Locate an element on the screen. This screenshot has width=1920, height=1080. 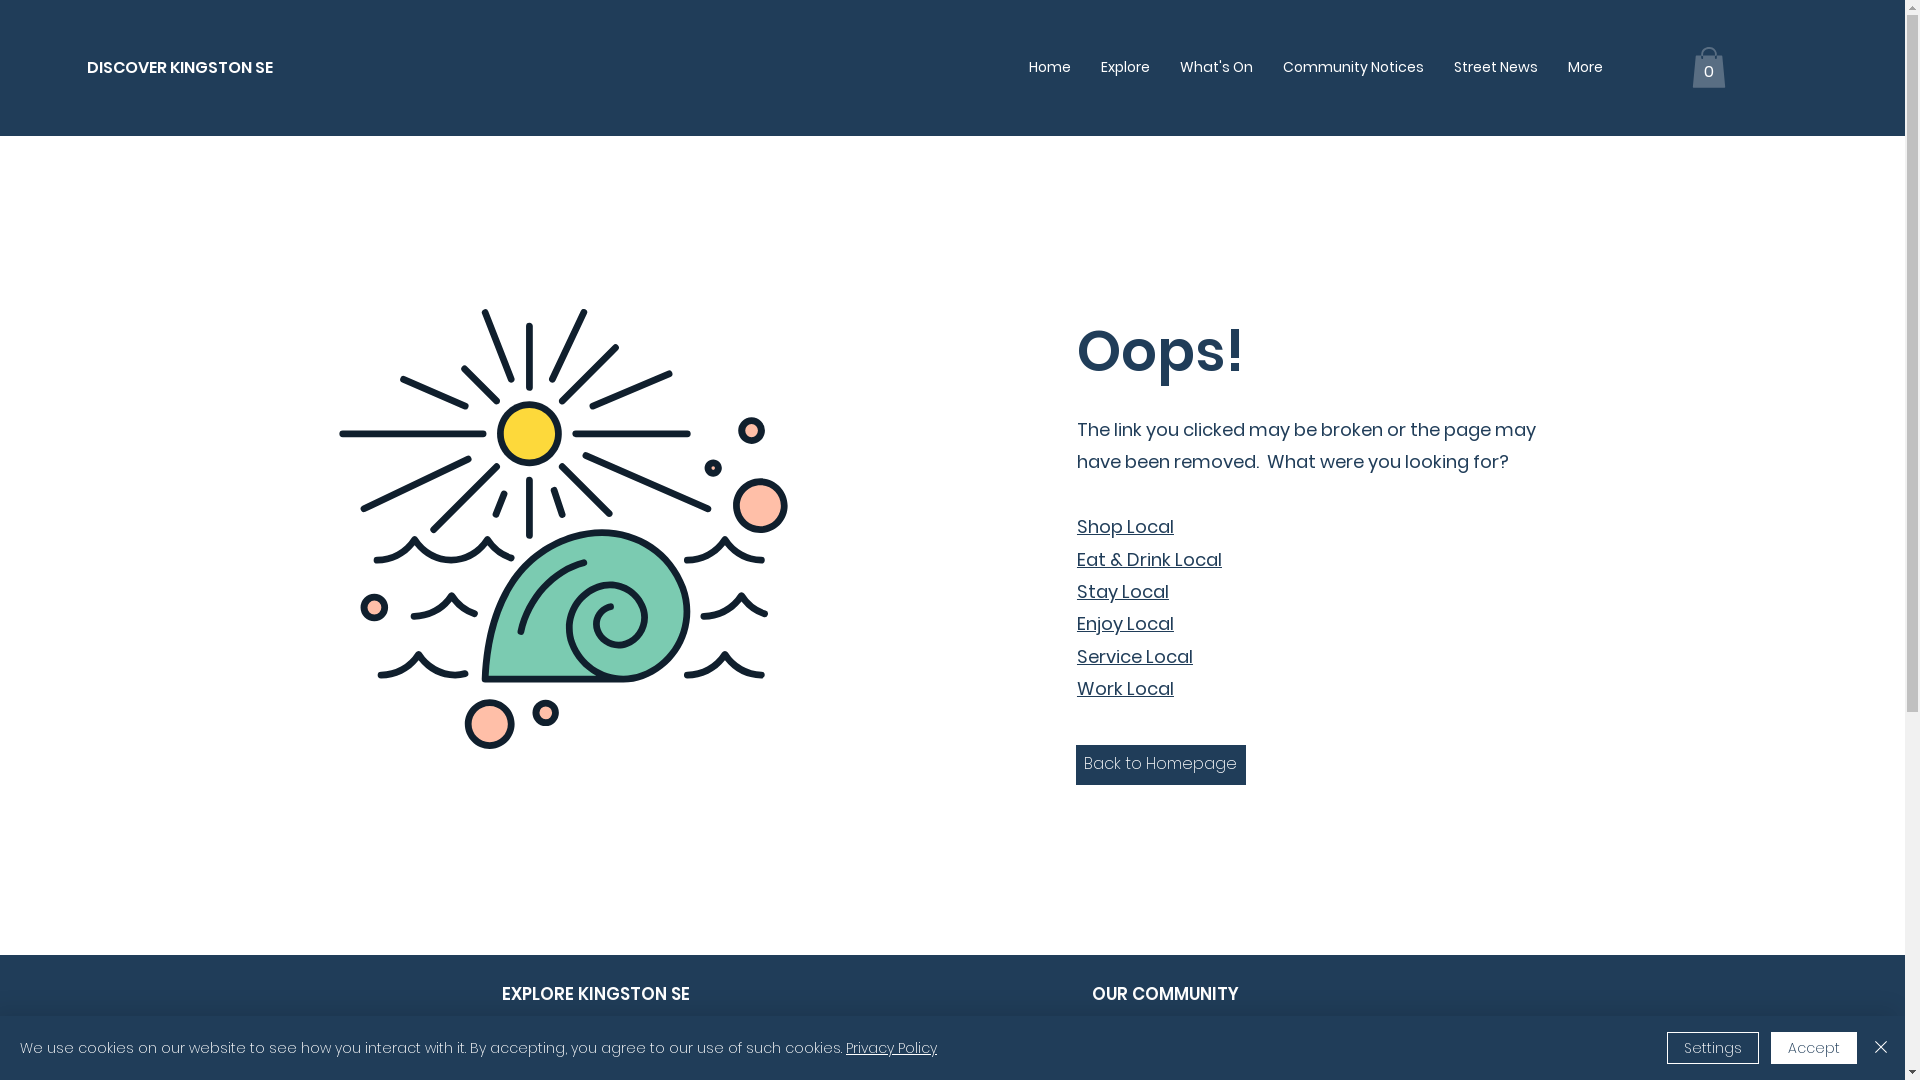
'Privacy Policy' is located at coordinates (890, 1047).